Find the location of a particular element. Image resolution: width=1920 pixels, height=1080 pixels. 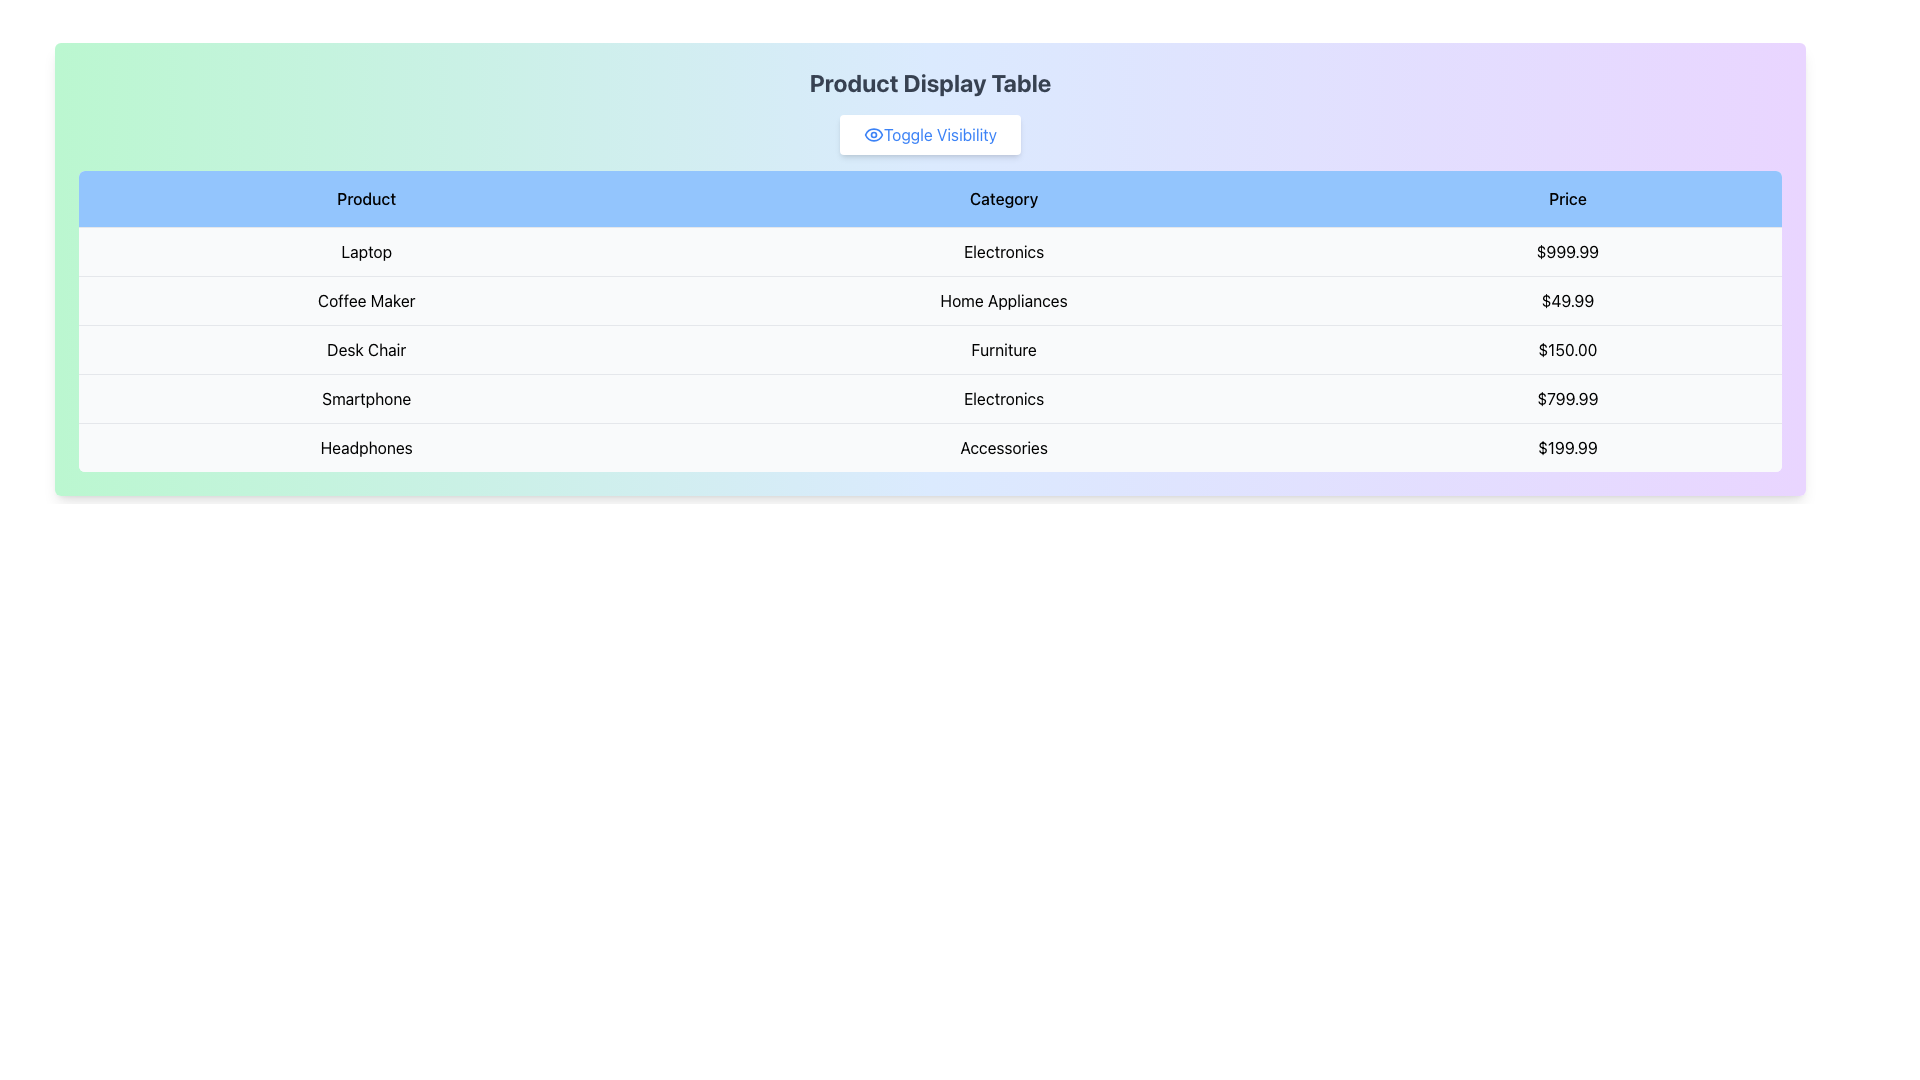

the table cell that specifies the category 'Electronics' for the product 'Laptop', located in the second column under the 'Category' header is located at coordinates (1003, 250).